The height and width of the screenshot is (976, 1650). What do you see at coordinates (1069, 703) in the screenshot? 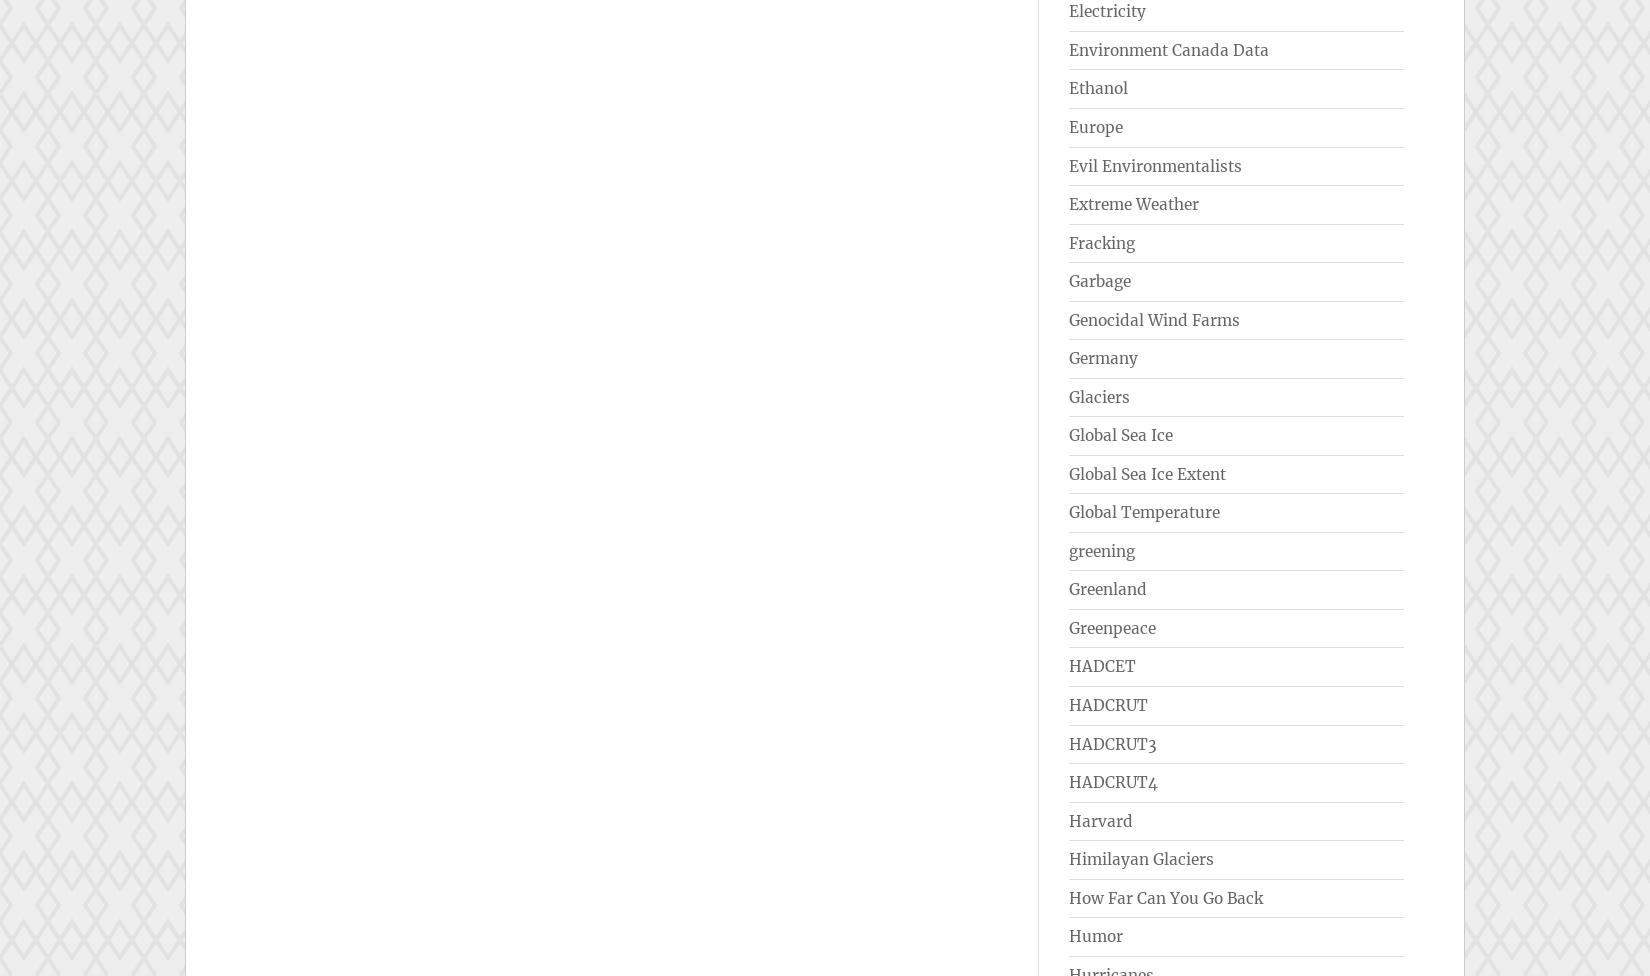
I see `'HADCRUT'` at bounding box center [1069, 703].